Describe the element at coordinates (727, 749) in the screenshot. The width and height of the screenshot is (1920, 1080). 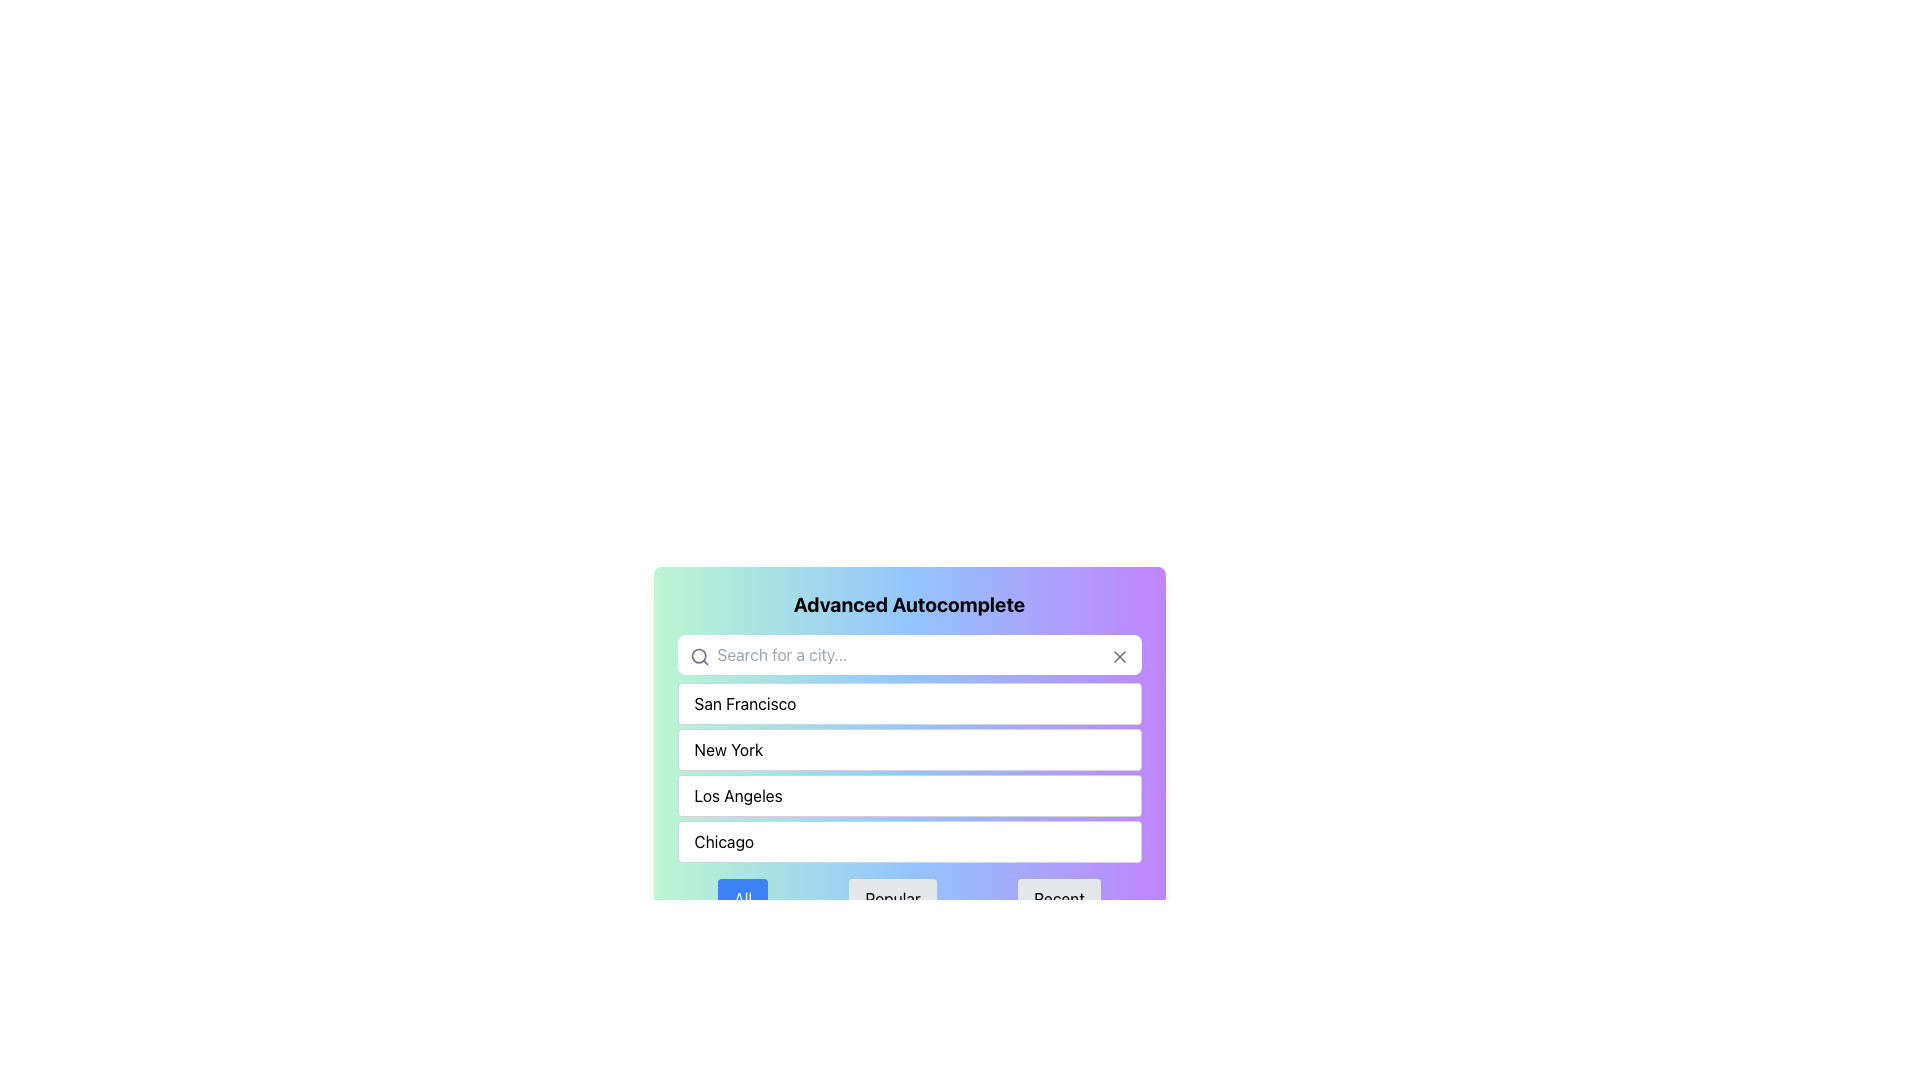
I see `text label displaying the city name 'New York', which is the second entry in a vertical list of city names` at that location.